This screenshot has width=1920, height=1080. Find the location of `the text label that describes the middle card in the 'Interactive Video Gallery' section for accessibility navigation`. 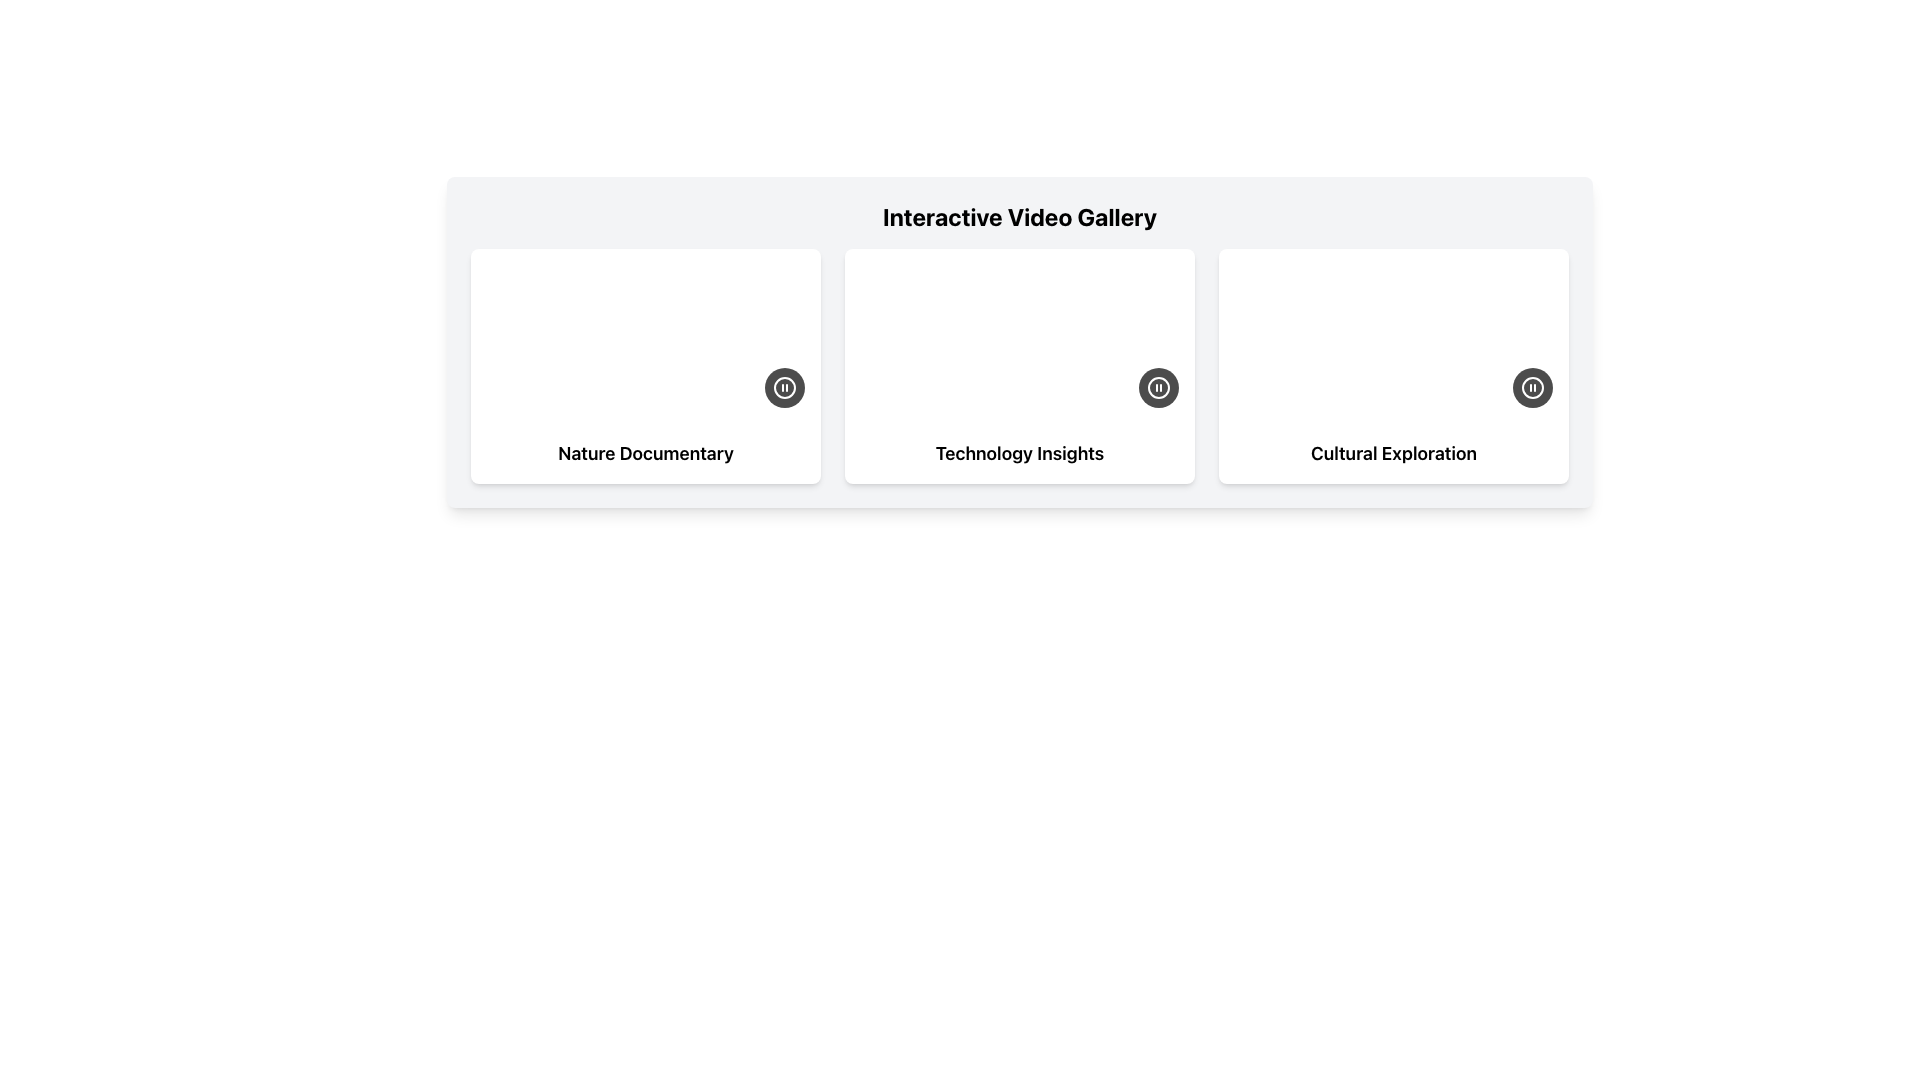

the text label that describes the middle card in the 'Interactive Video Gallery' section for accessibility navigation is located at coordinates (1019, 454).